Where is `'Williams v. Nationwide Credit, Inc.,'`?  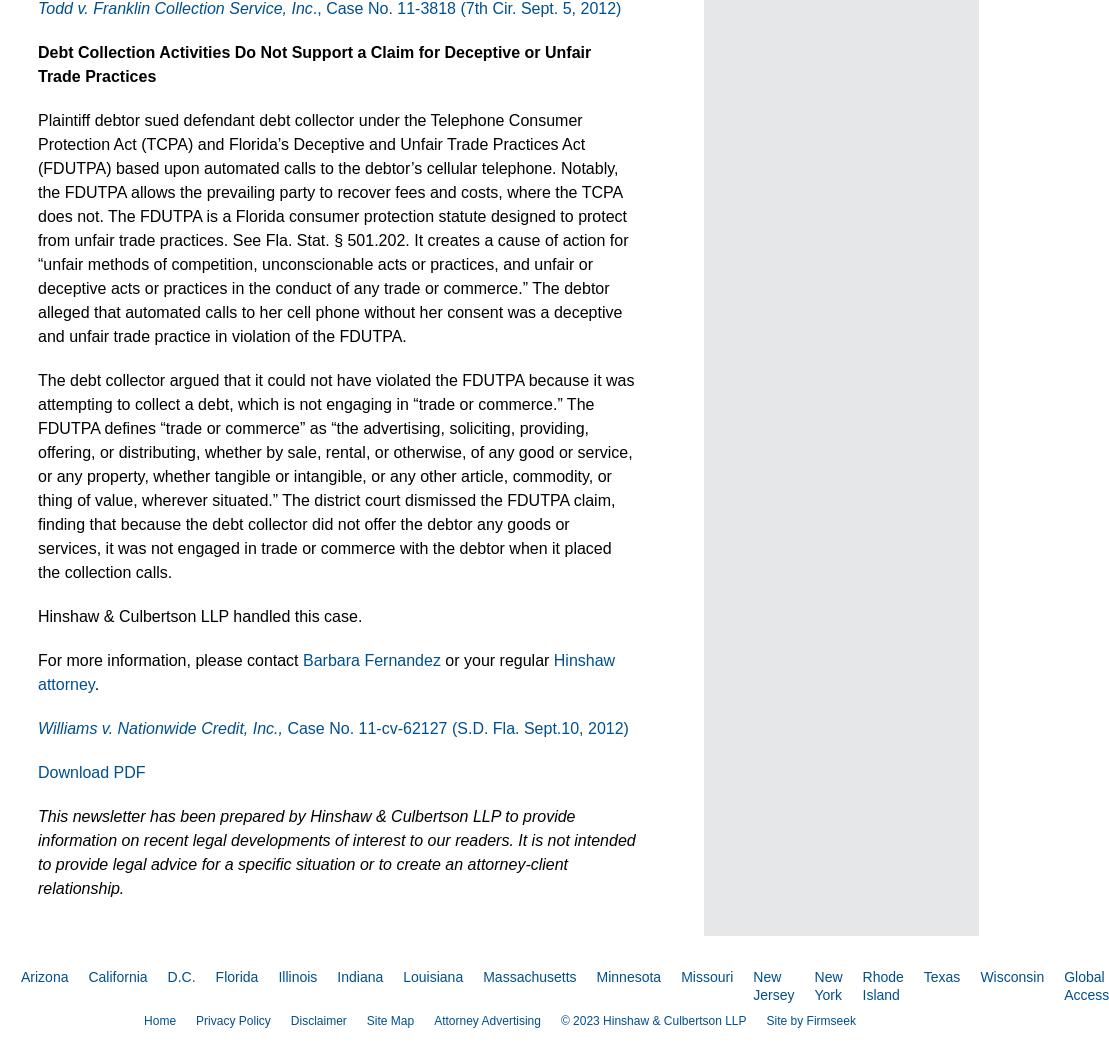 'Williams v. Nationwide Credit, Inc.,' is located at coordinates (161, 728).